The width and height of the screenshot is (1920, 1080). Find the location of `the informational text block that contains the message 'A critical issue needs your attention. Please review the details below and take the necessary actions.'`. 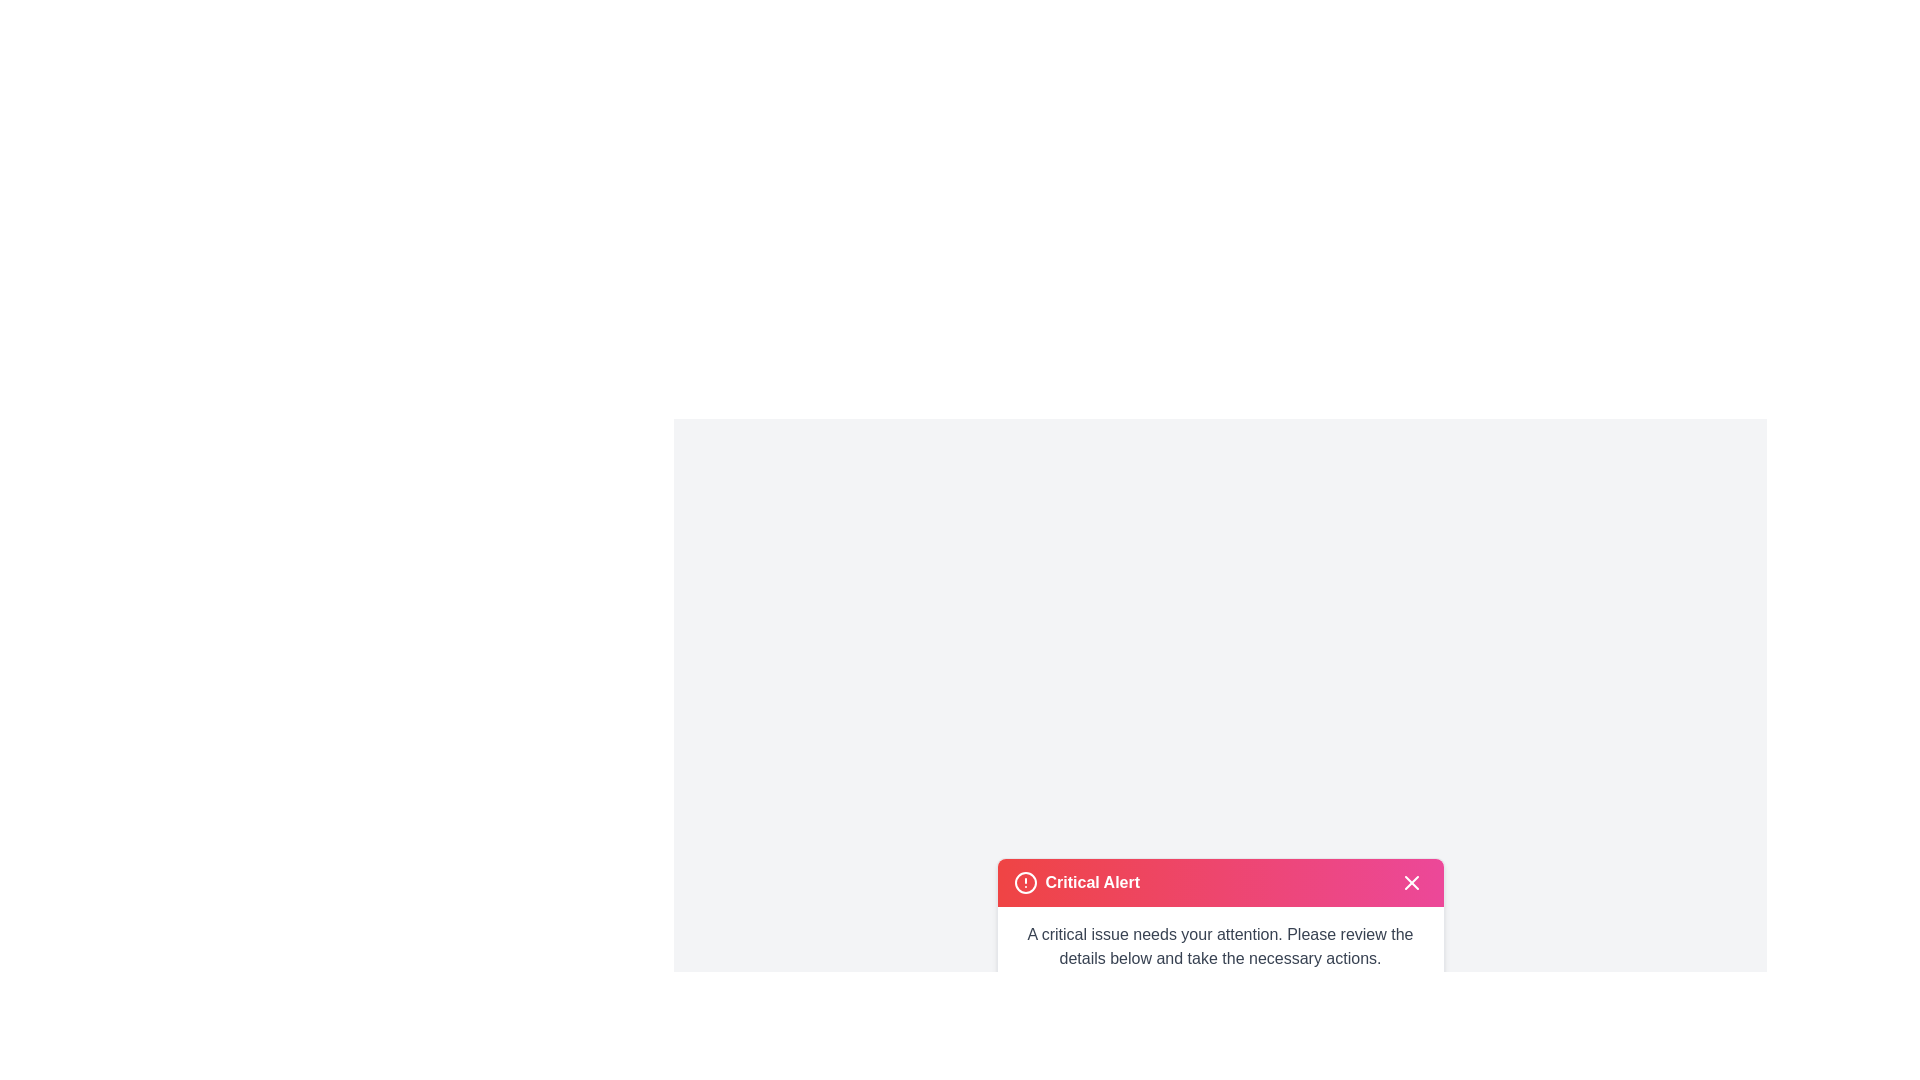

the informational text block that contains the message 'A critical issue needs your attention. Please review the details below and take the necessary actions.' is located at coordinates (1219, 945).